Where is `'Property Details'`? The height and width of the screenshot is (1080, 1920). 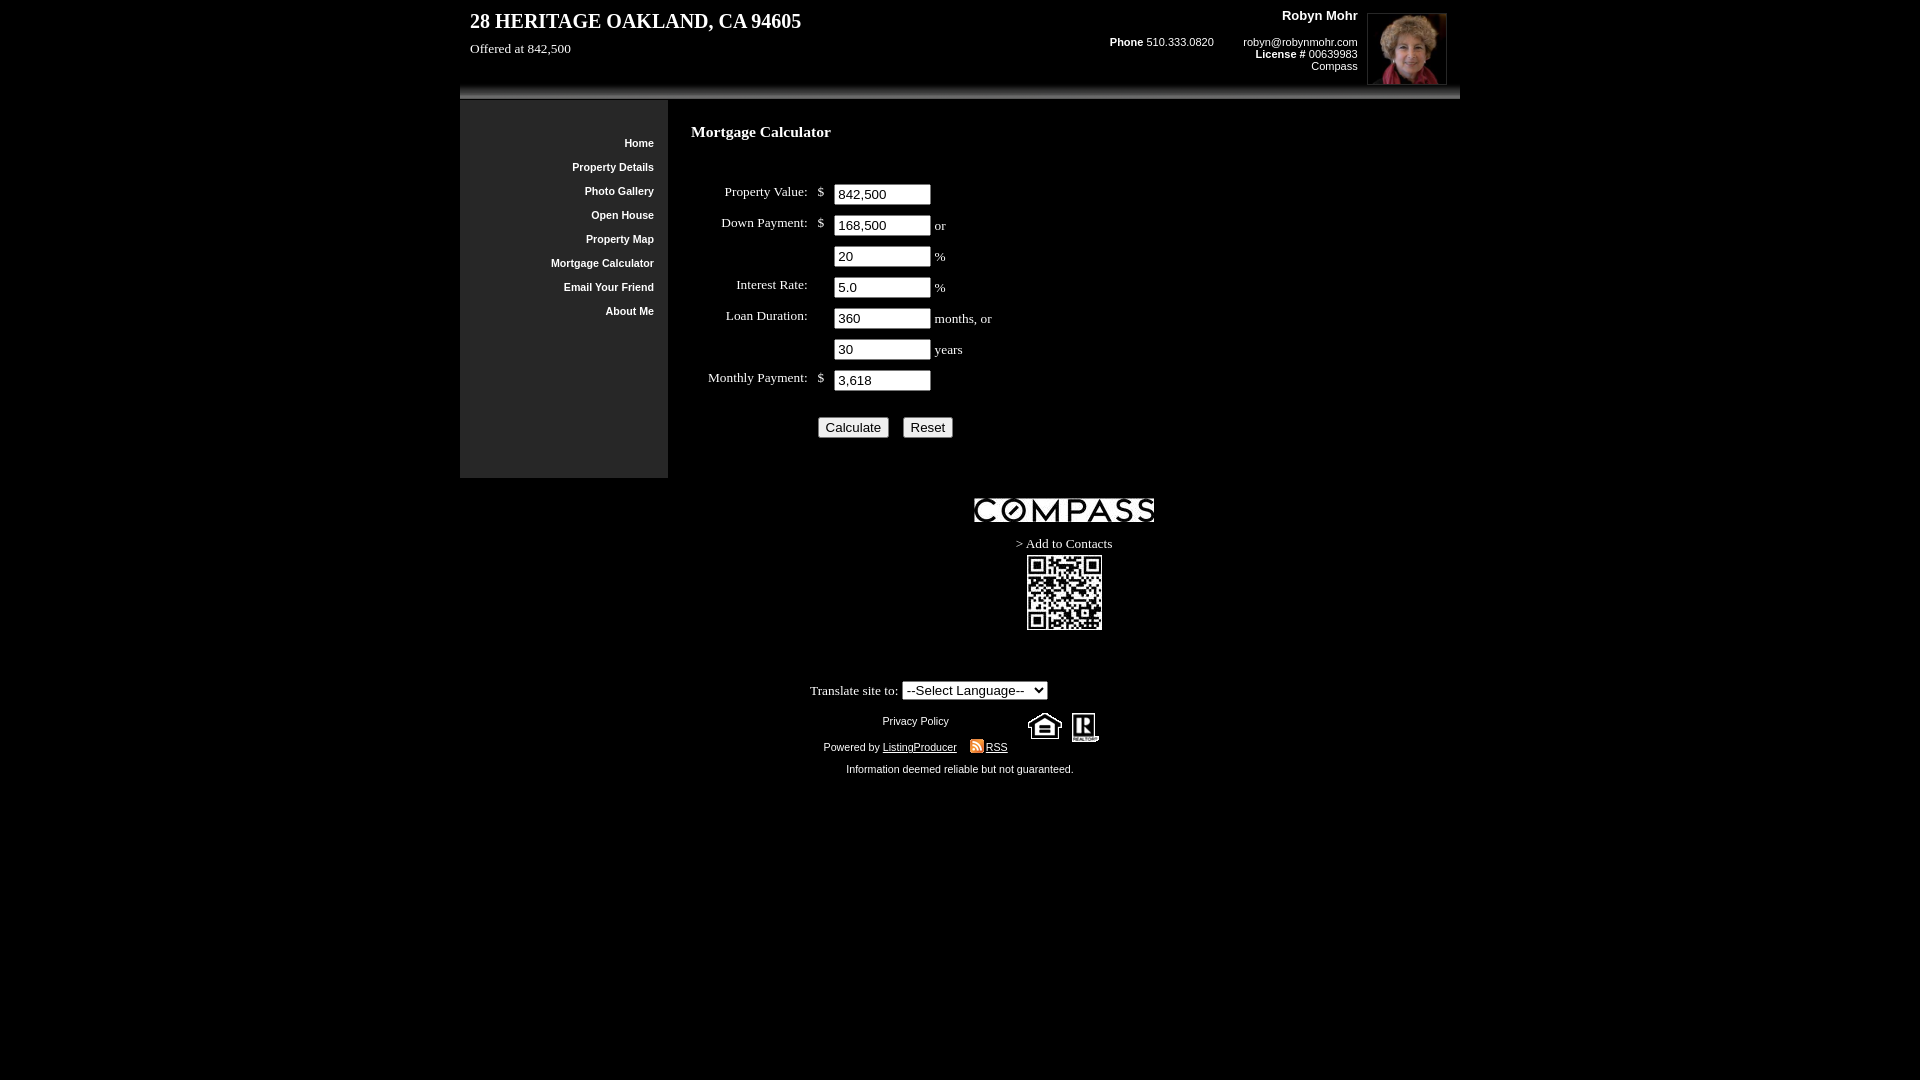
'Property Details' is located at coordinates (570, 165).